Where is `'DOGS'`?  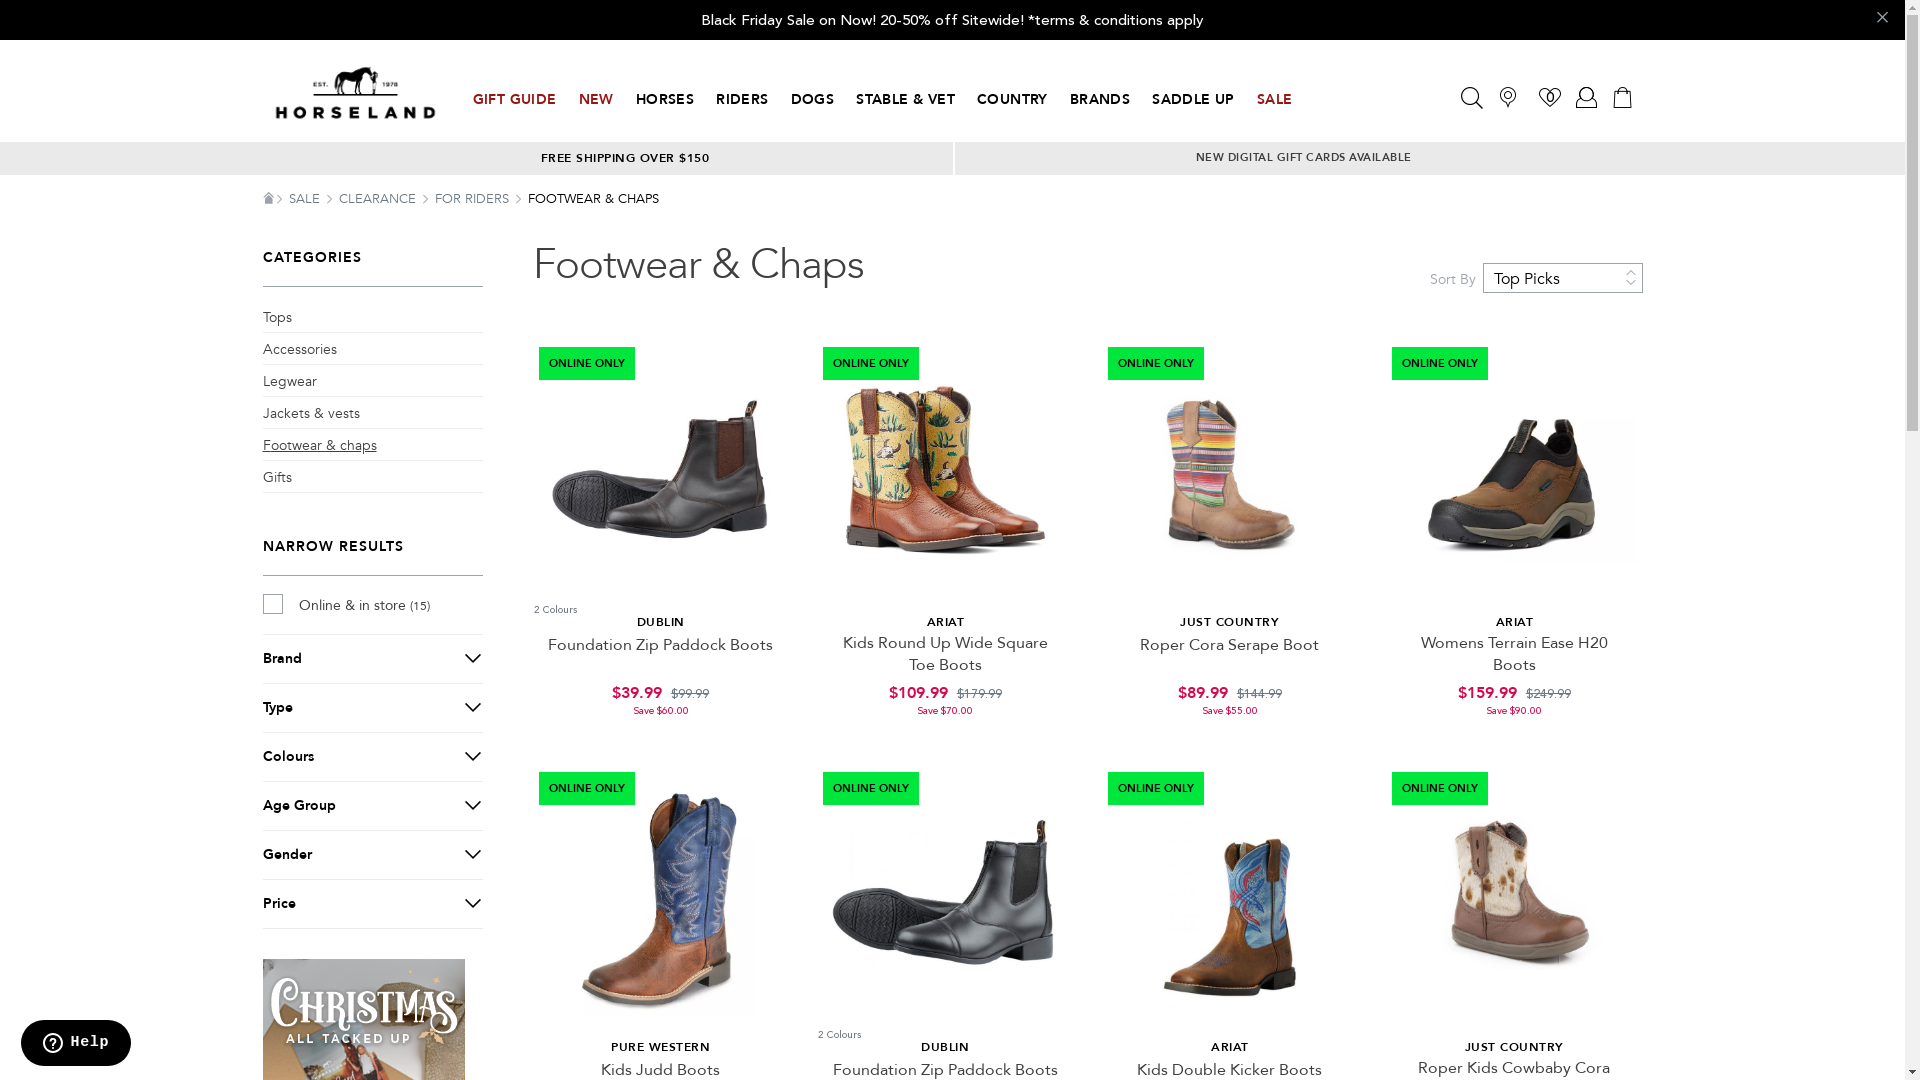
'DOGS' is located at coordinates (790, 100).